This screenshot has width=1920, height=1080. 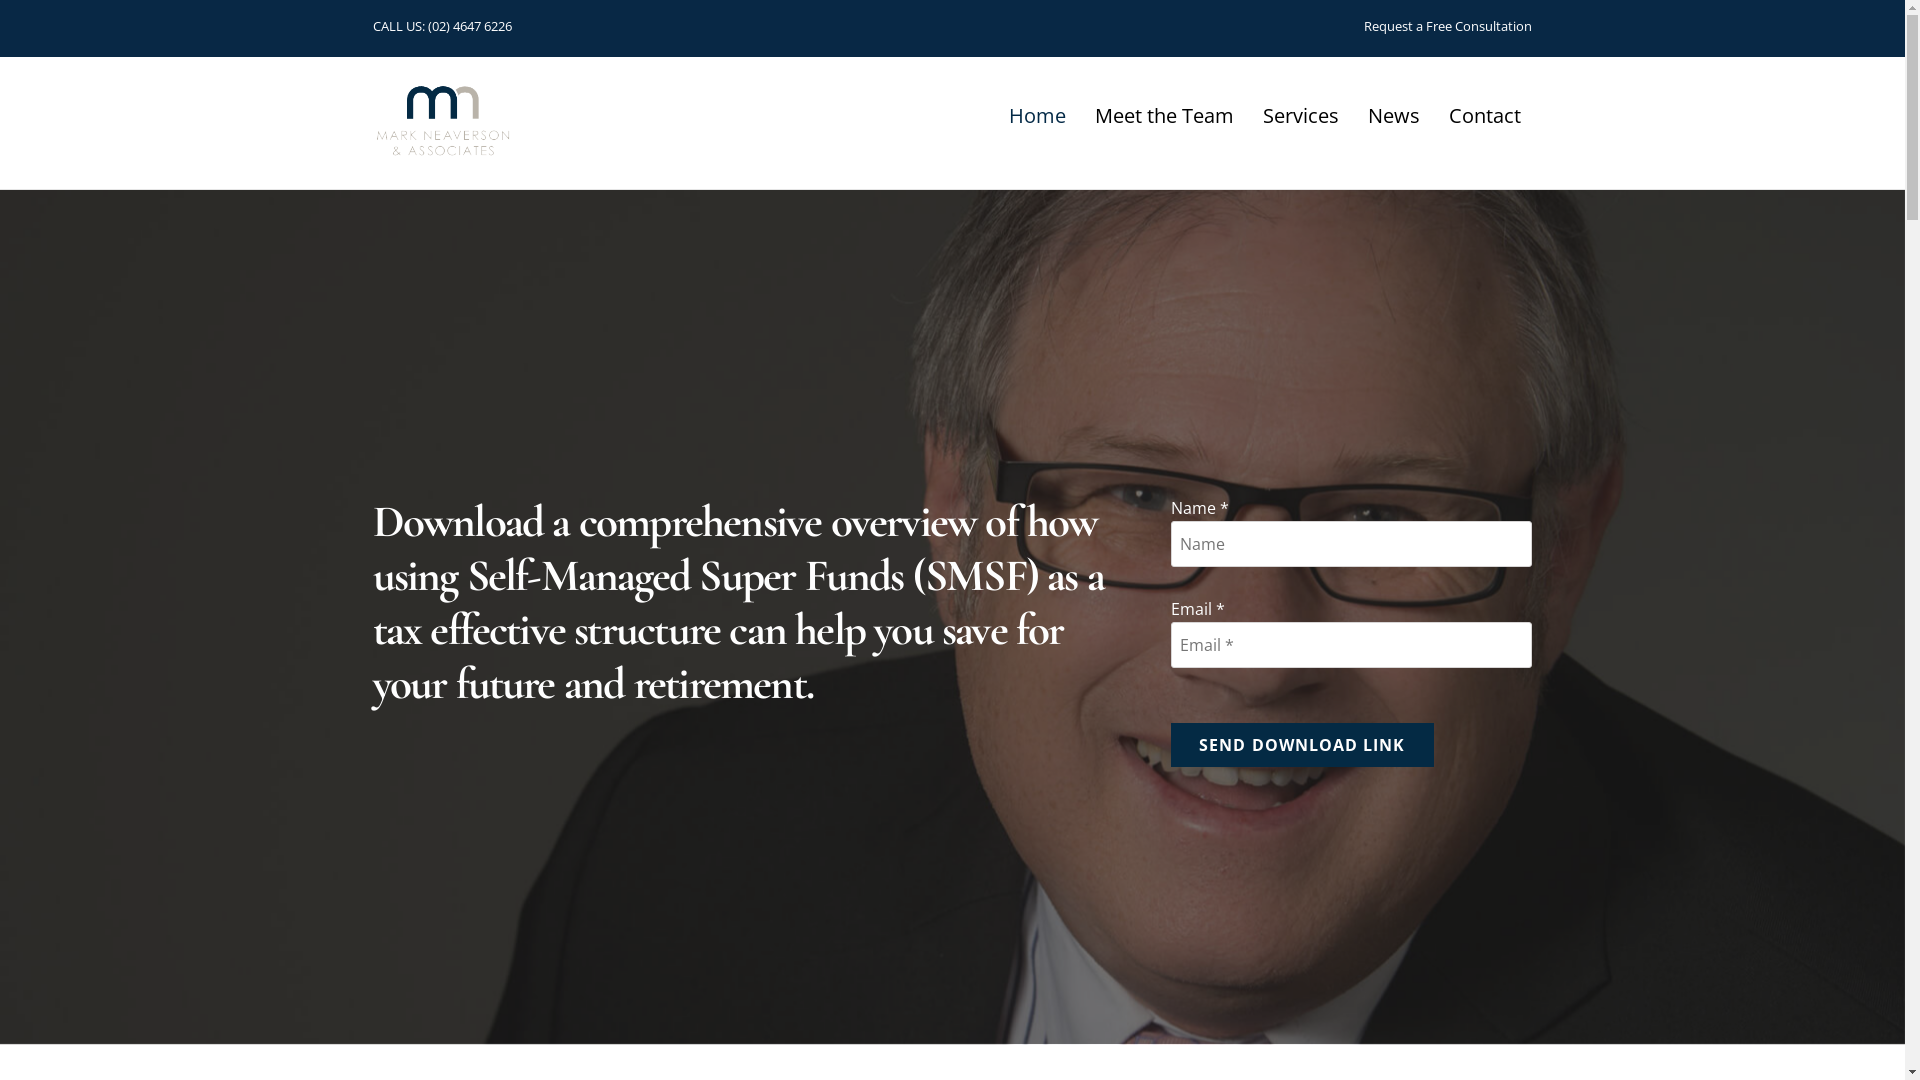 I want to click on 'Contact', so click(x=1483, y=115).